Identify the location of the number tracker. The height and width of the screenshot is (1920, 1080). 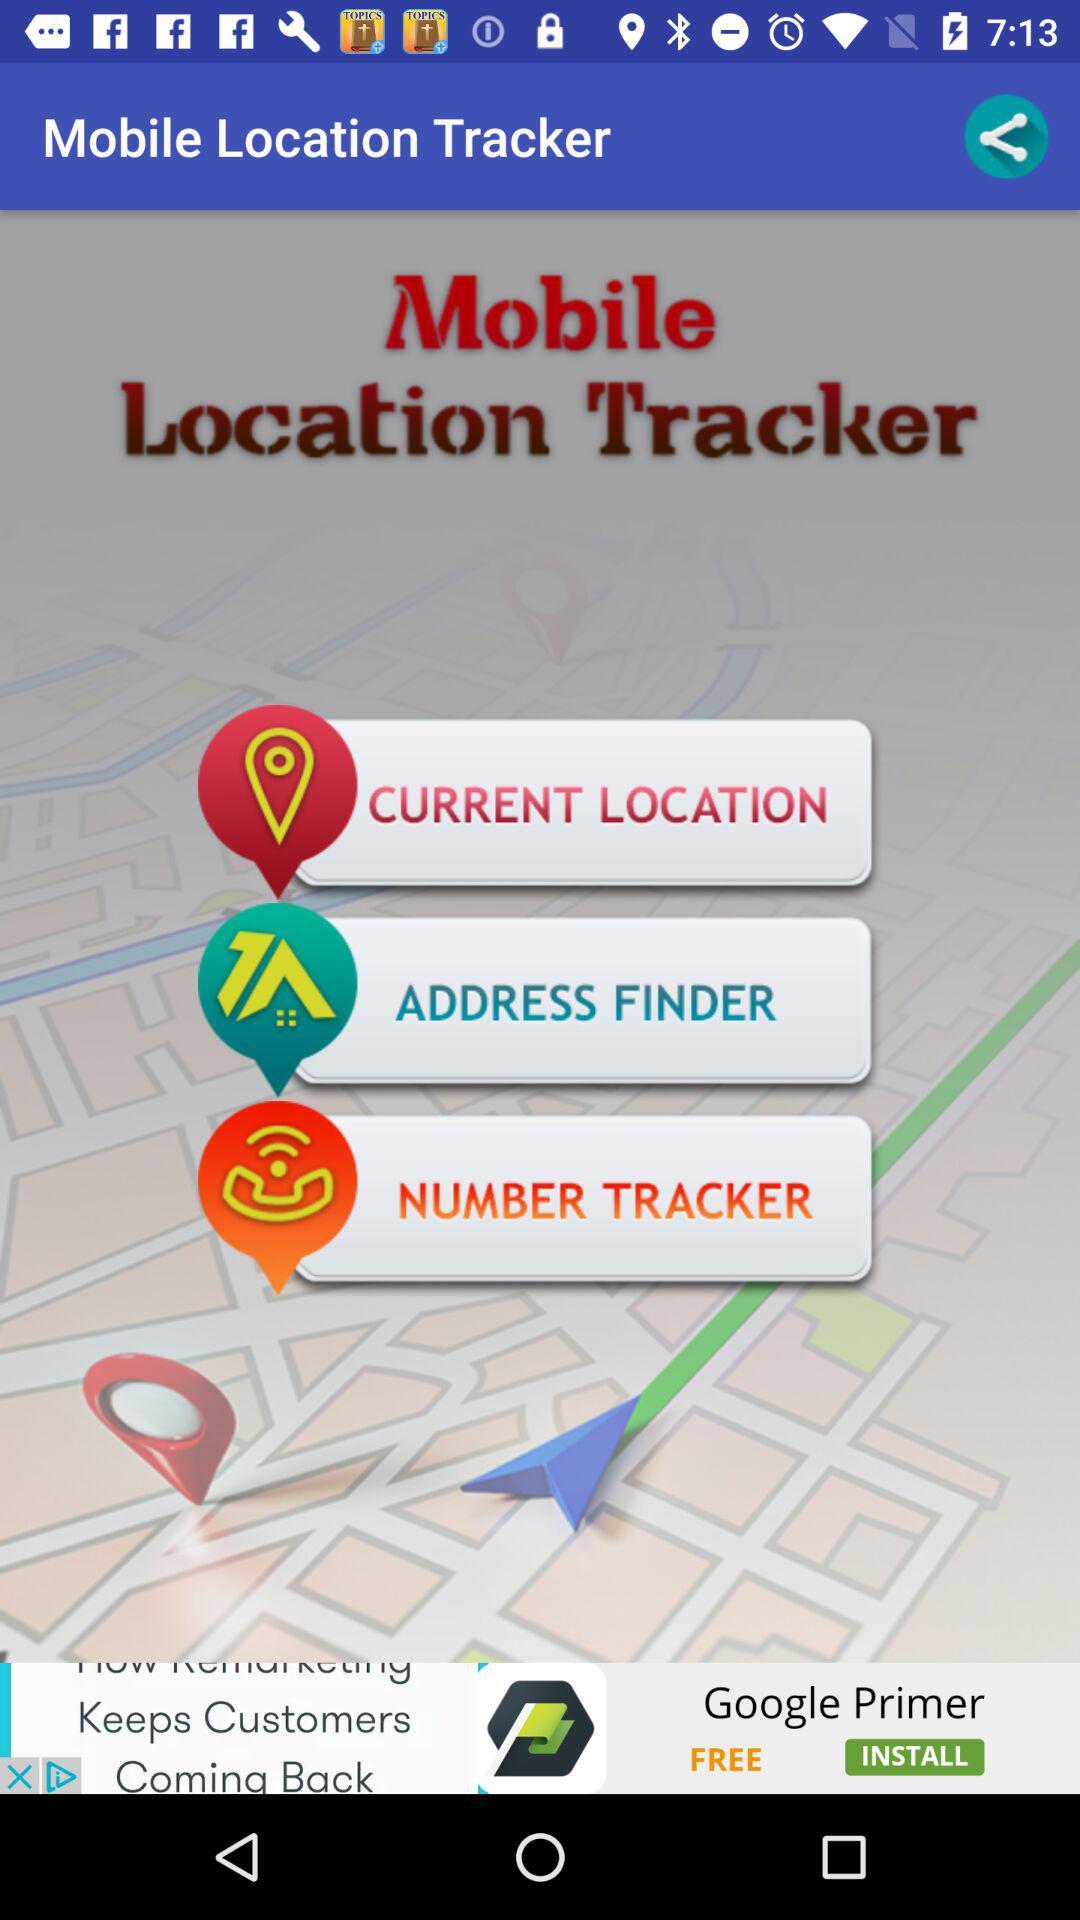
(540, 1200).